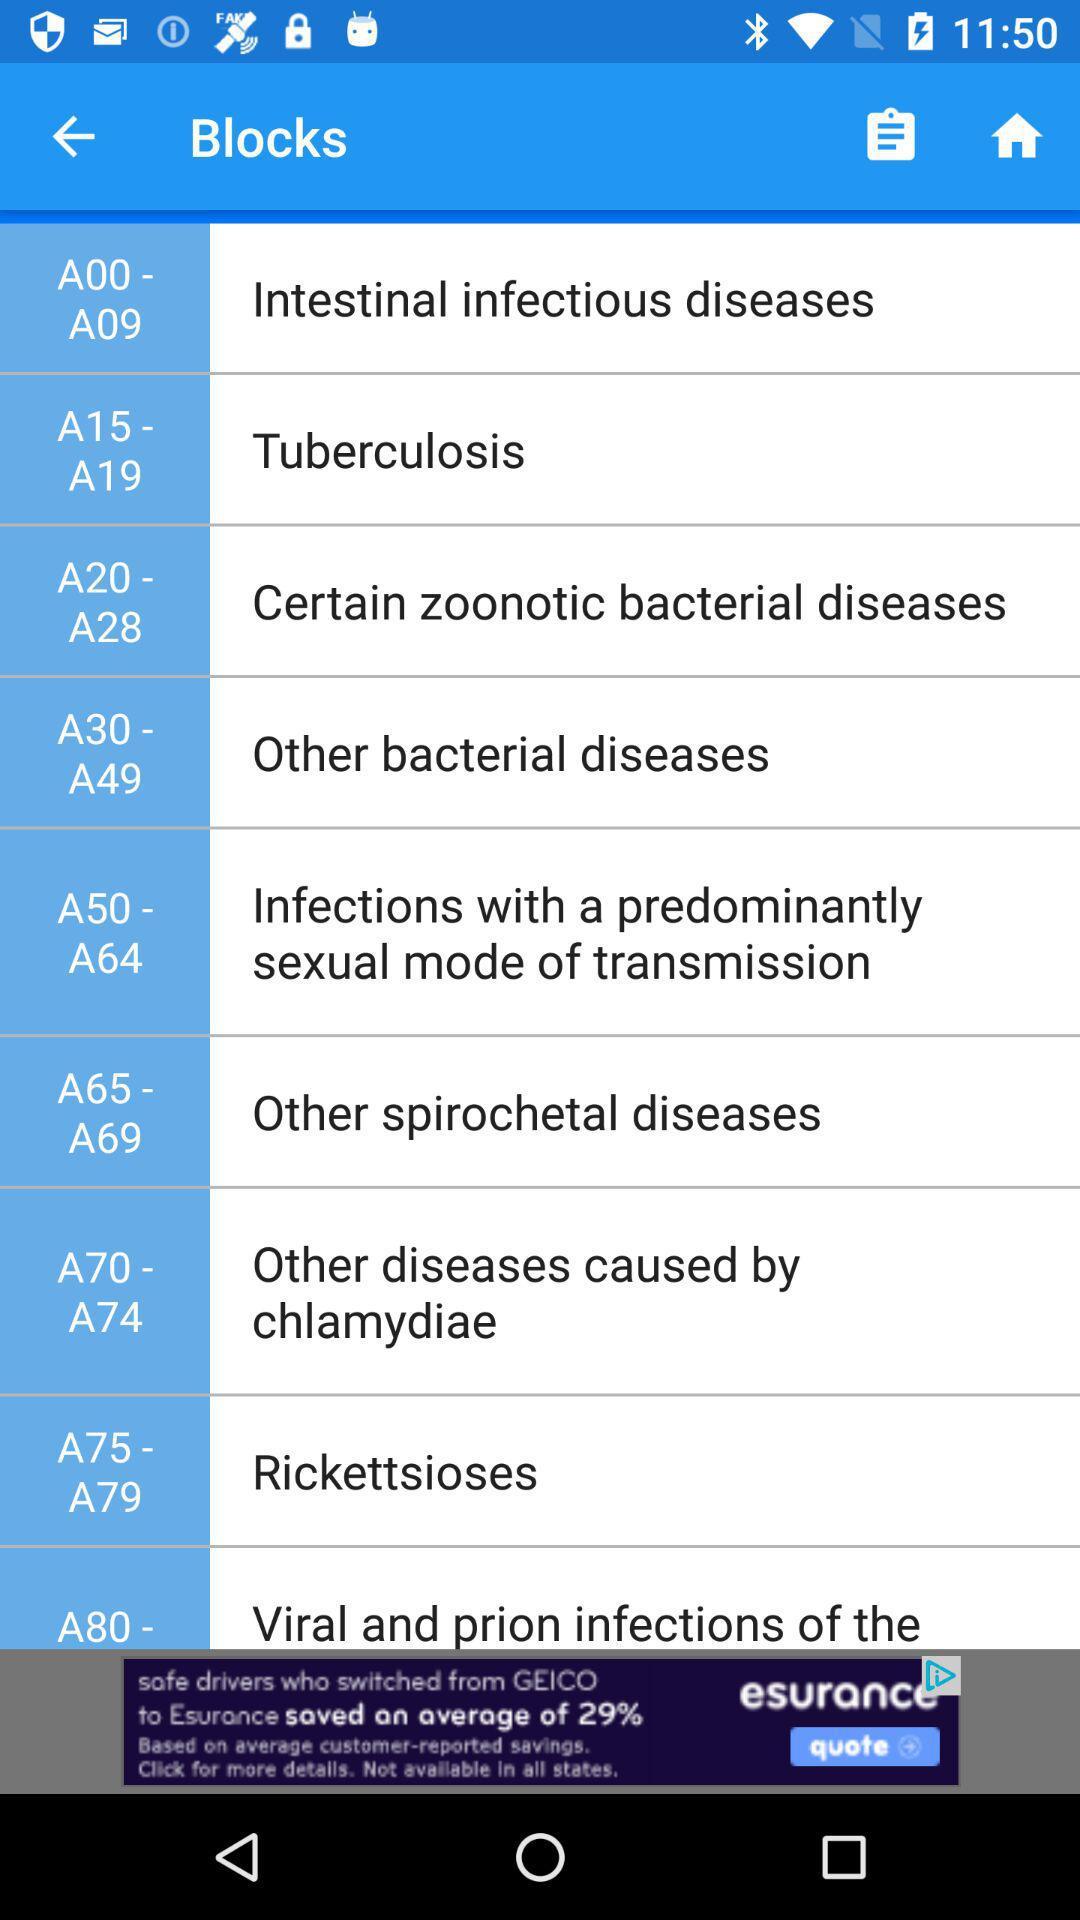  What do you see at coordinates (540, 1720) in the screenshot?
I see `advertisement page` at bounding box center [540, 1720].